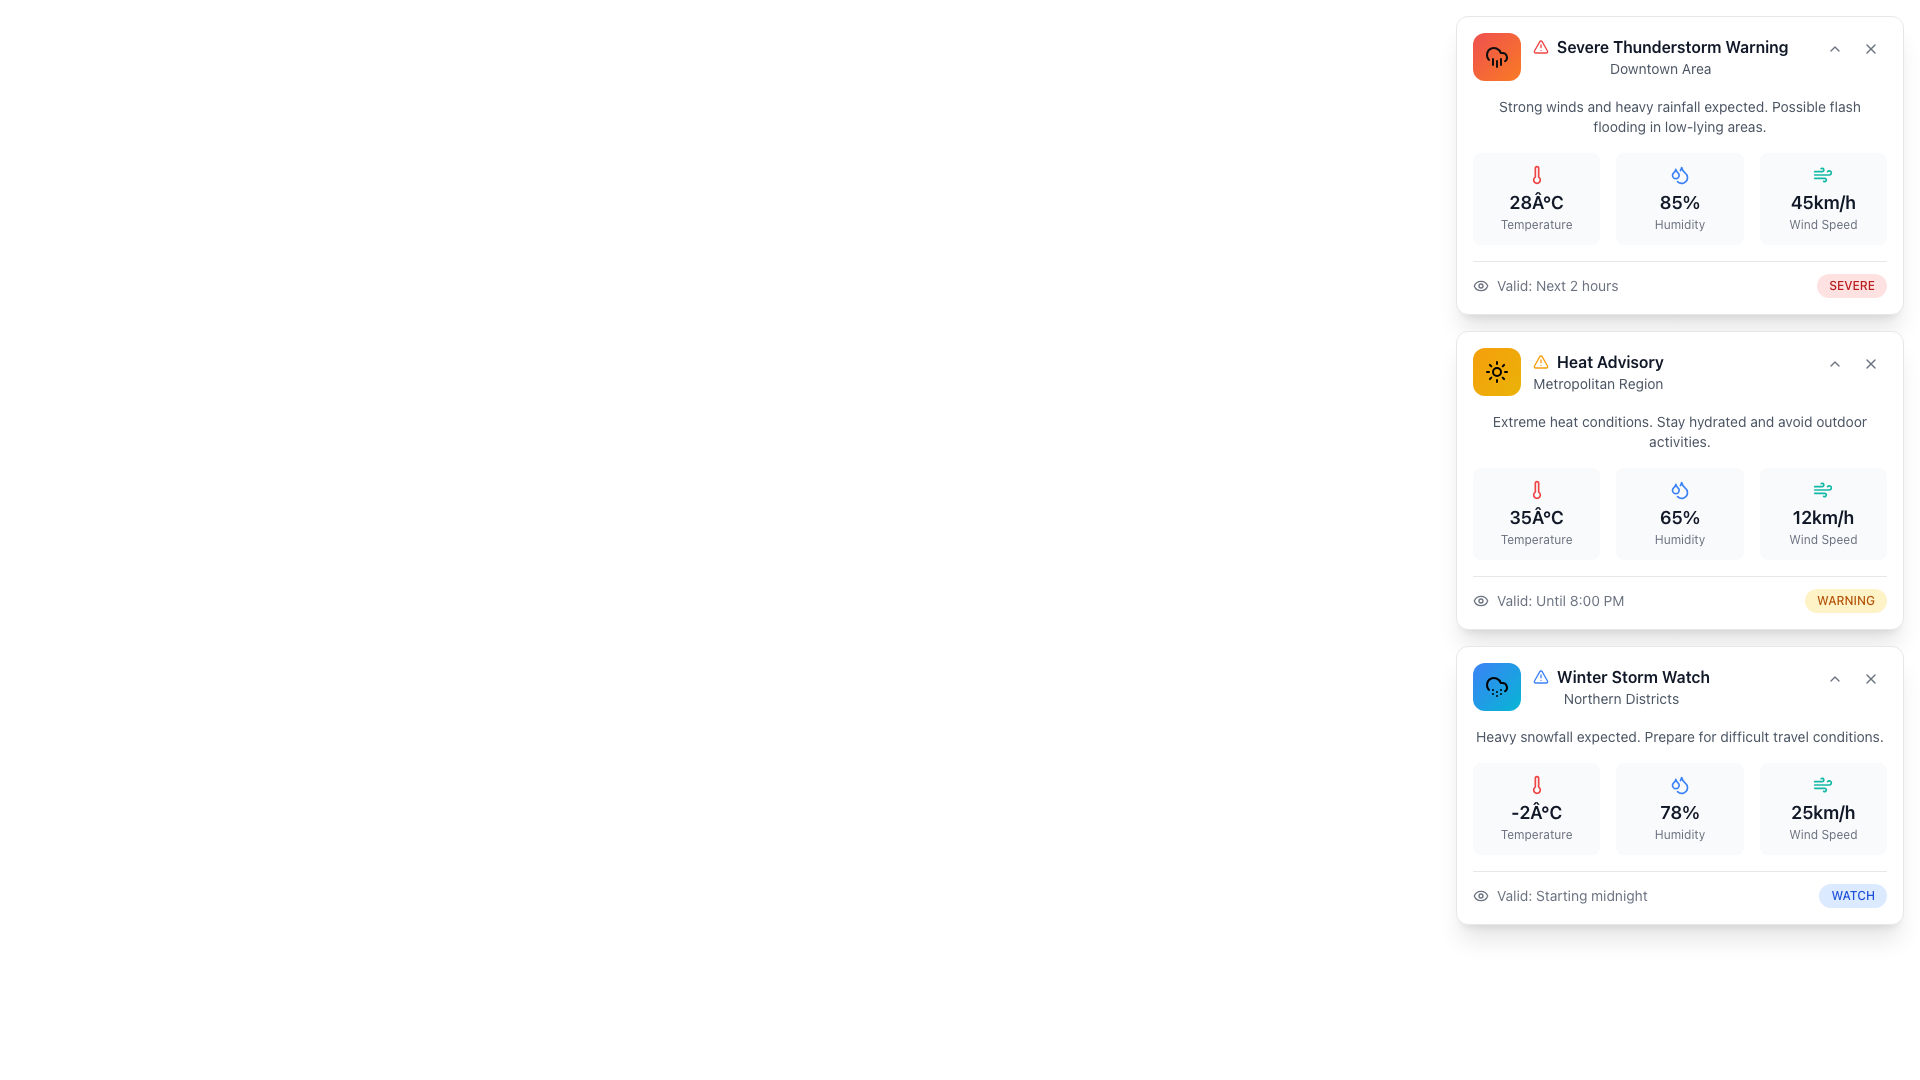 The image size is (1920, 1080). I want to click on the small circular button with an 'X' icon located at the top-right corner of the second notification card labeled 'Heat Advisory Metropolitan Region' to invoke its close action, so click(1870, 363).